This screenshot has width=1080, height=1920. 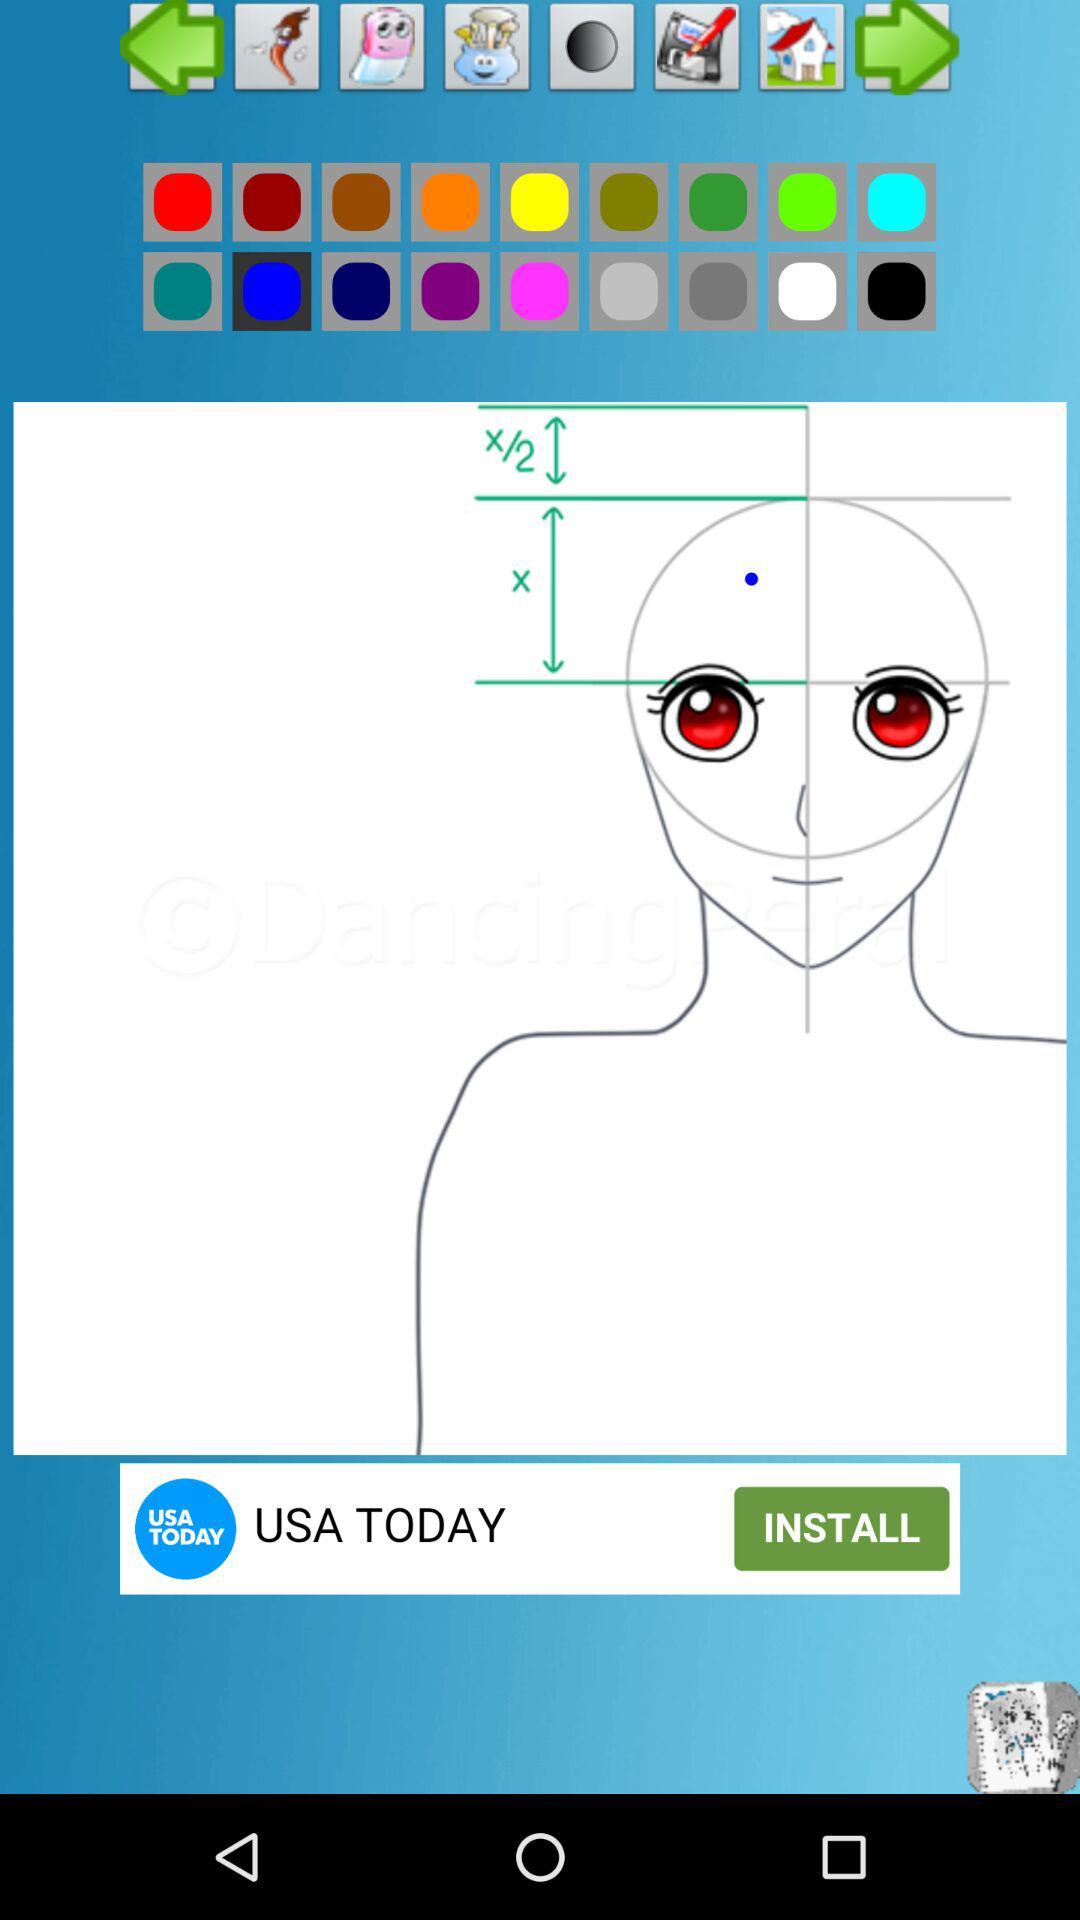 What do you see at coordinates (182, 202) in the screenshot?
I see `choose red colour` at bounding box center [182, 202].